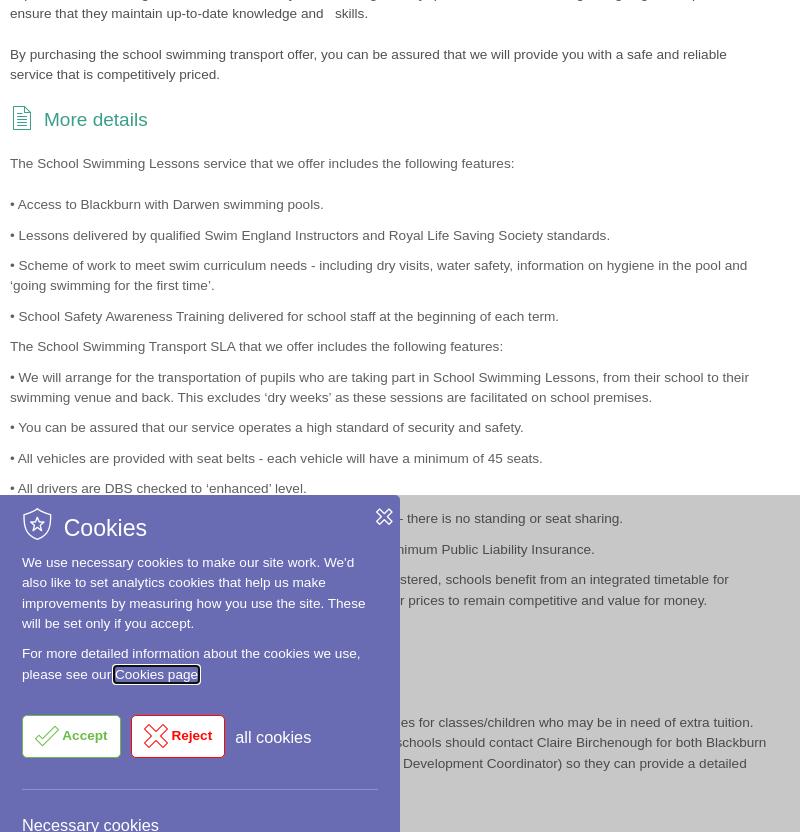 This screenshot has width=800, height=832. Describe the element at coordinates (92, 794) in the screenshot. I see `'Documents'` at that location.